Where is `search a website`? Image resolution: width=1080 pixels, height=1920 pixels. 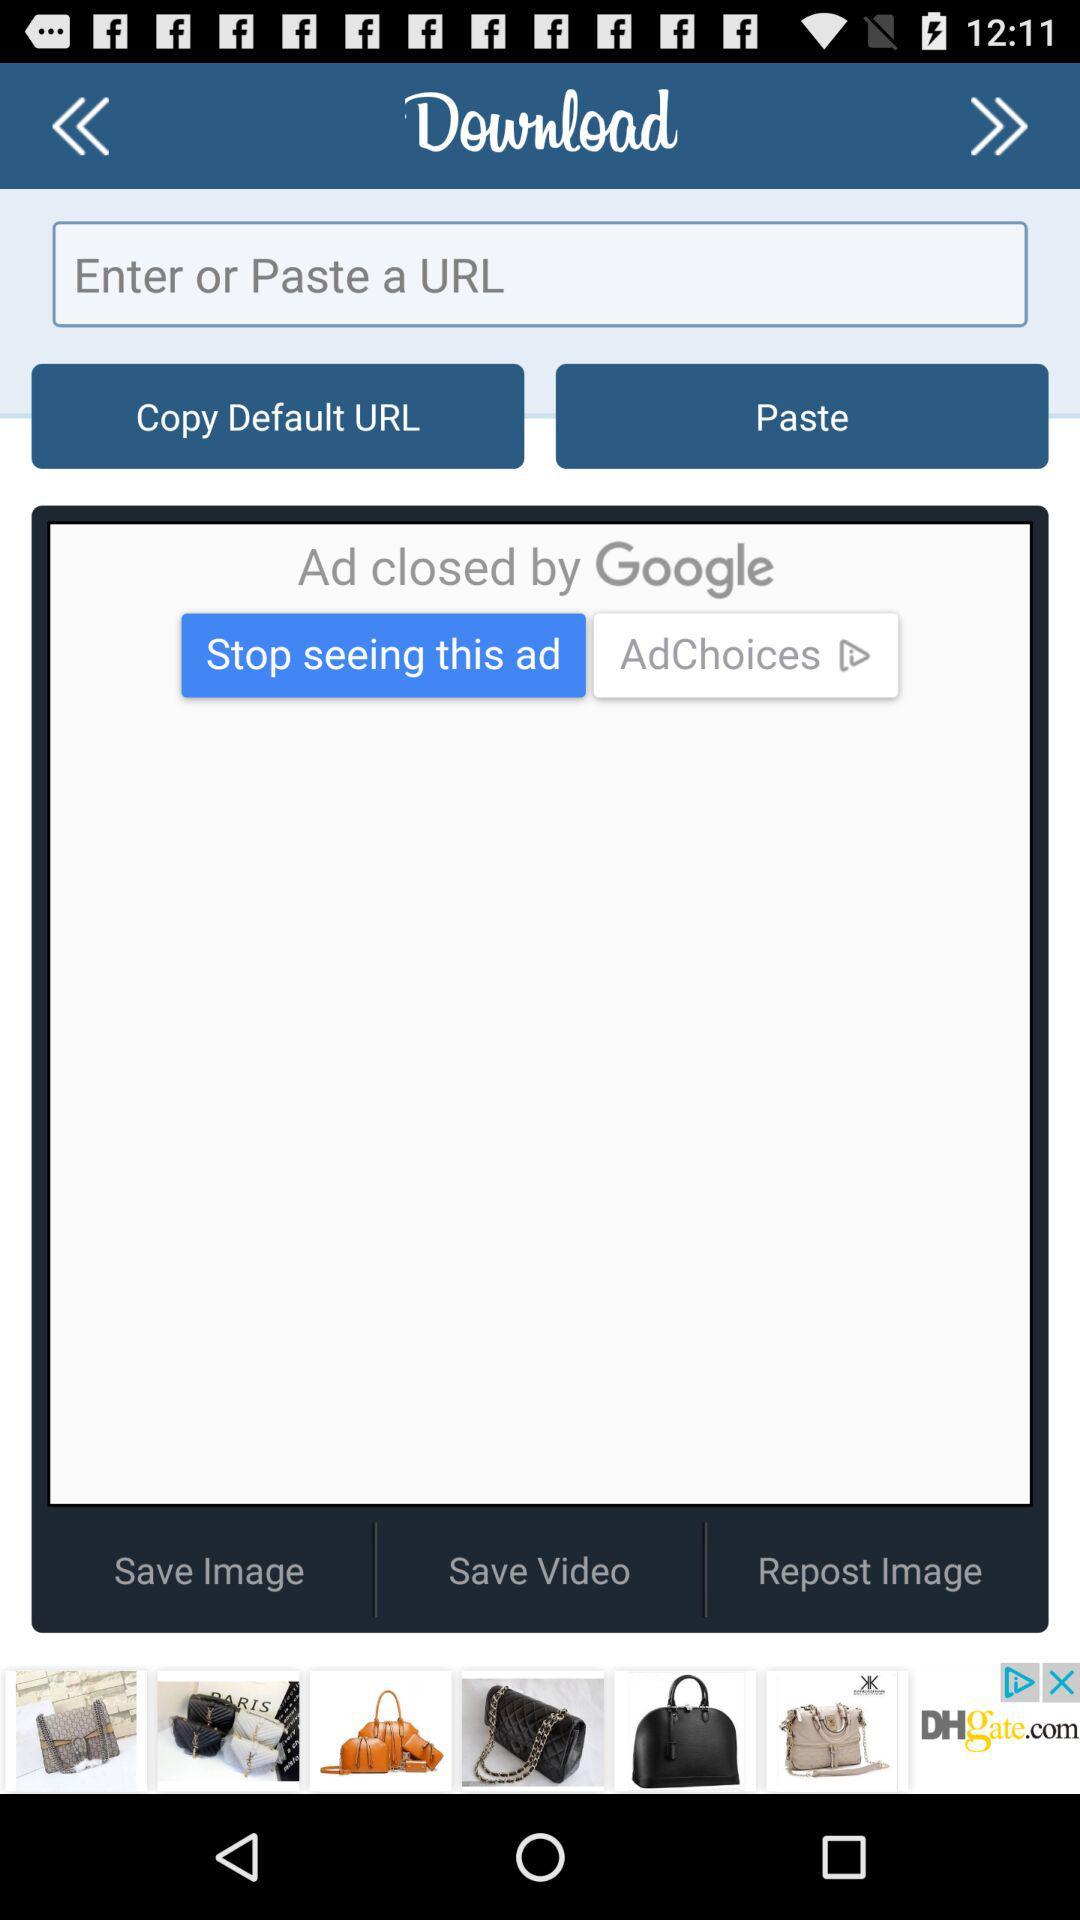 search a website is located at coordinates (540, 273).